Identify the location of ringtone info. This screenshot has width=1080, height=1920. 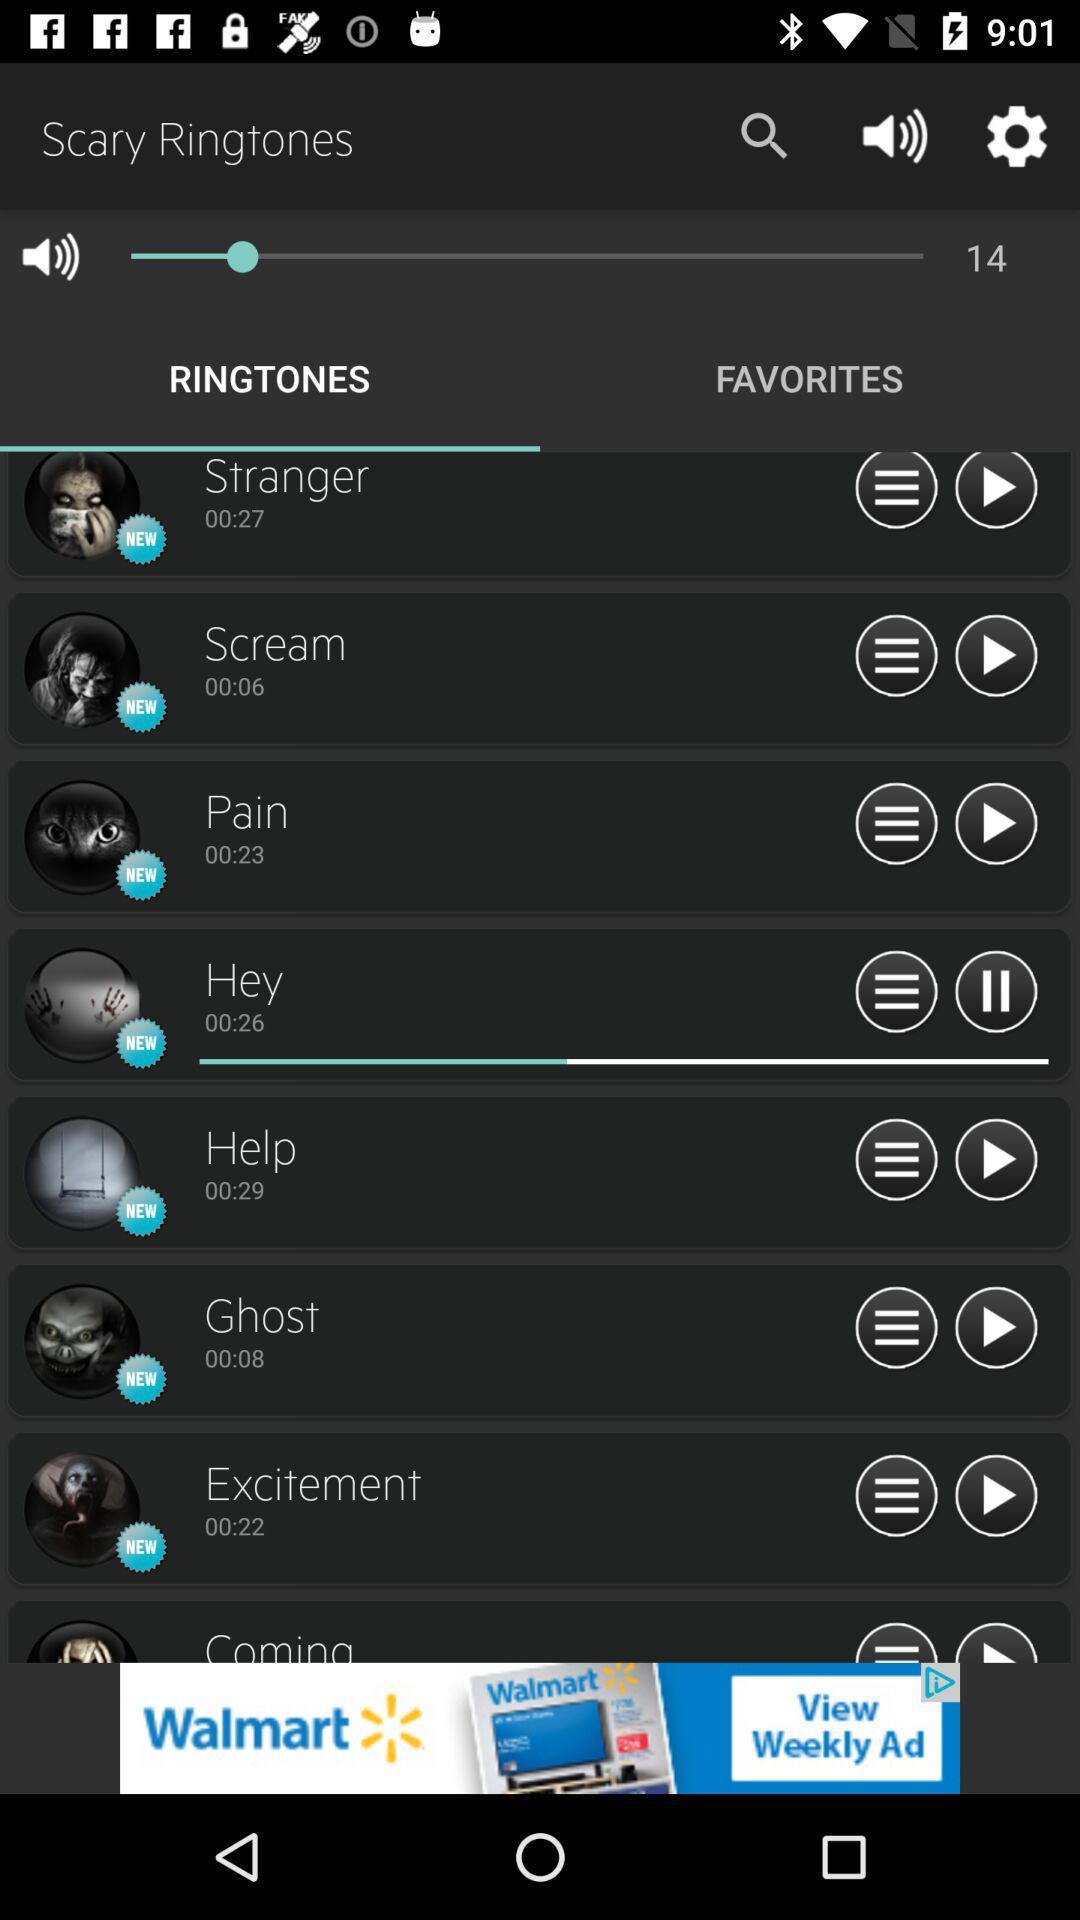
(895, 1640).